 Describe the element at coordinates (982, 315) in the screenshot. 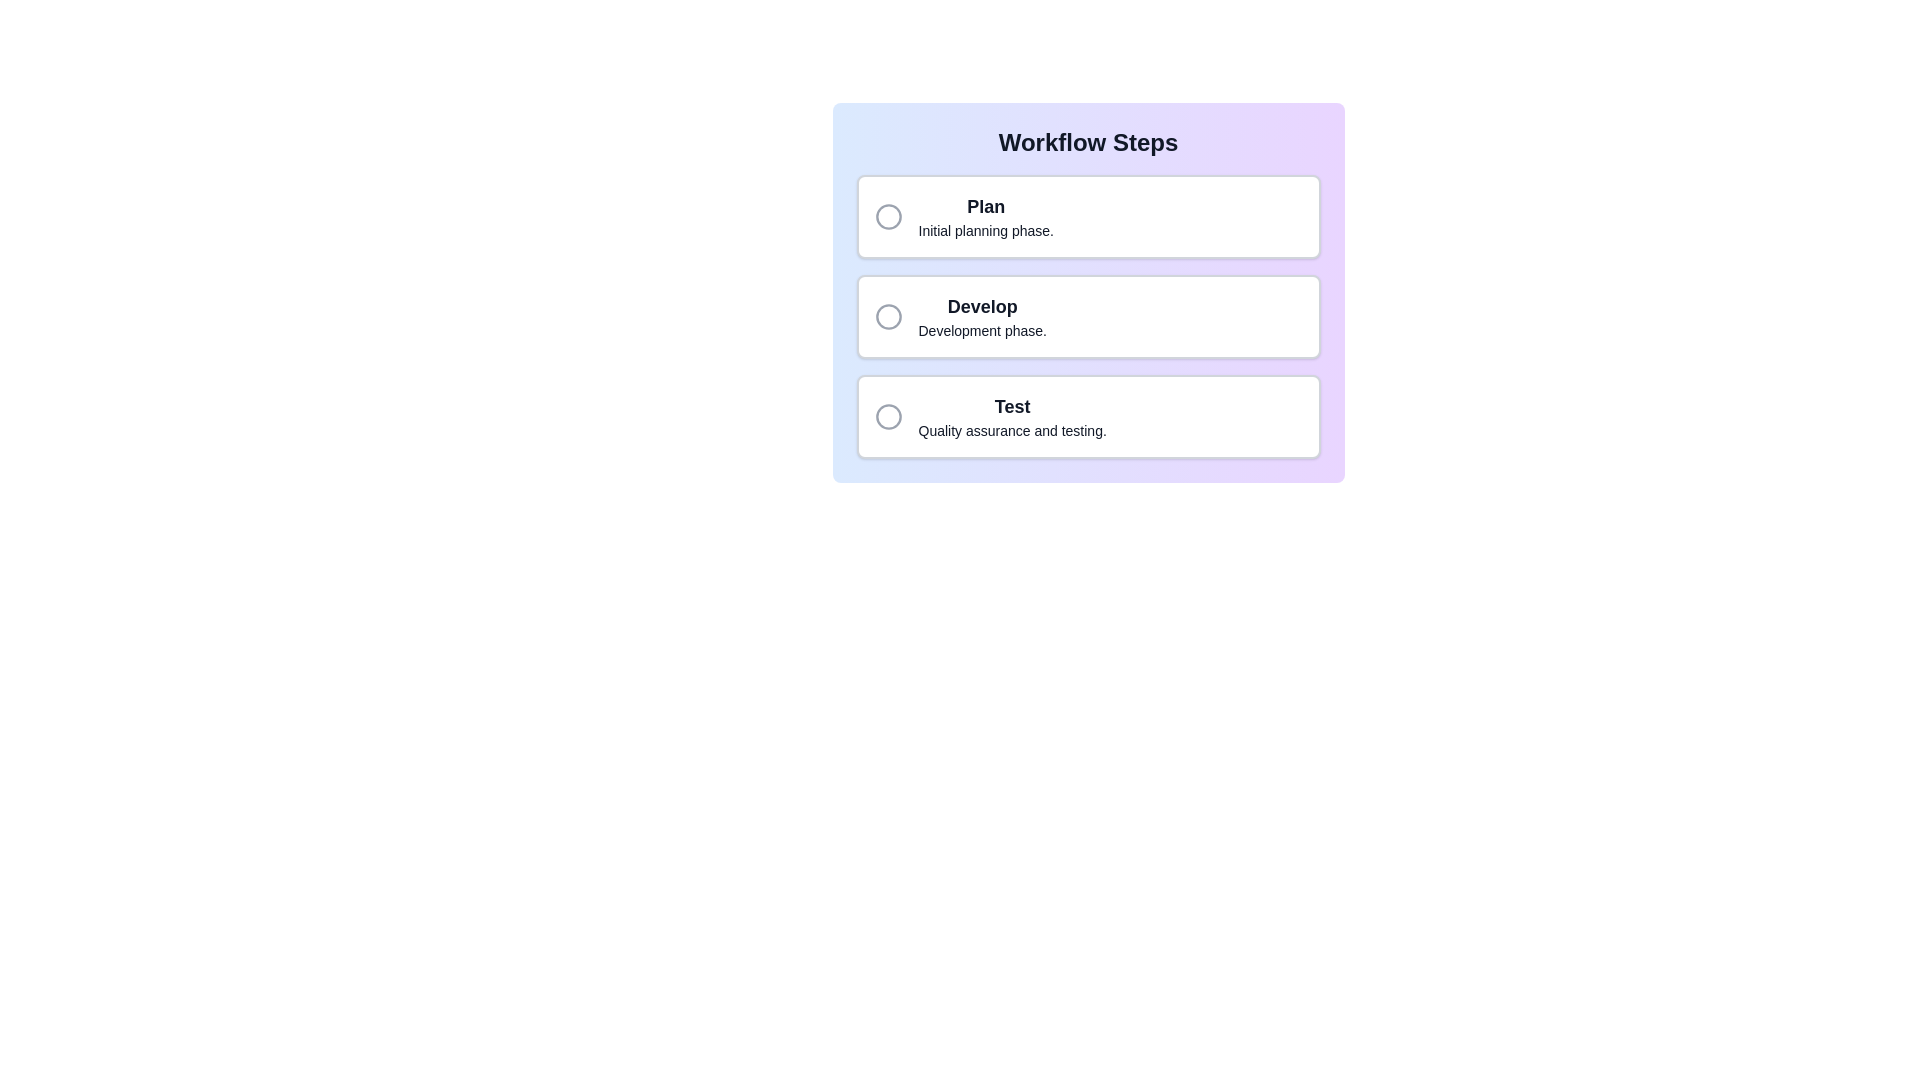

I see `the 'Develop' radio button text, which is centrally aligned within a light-colored rectangular box with rounded edges` at that location.